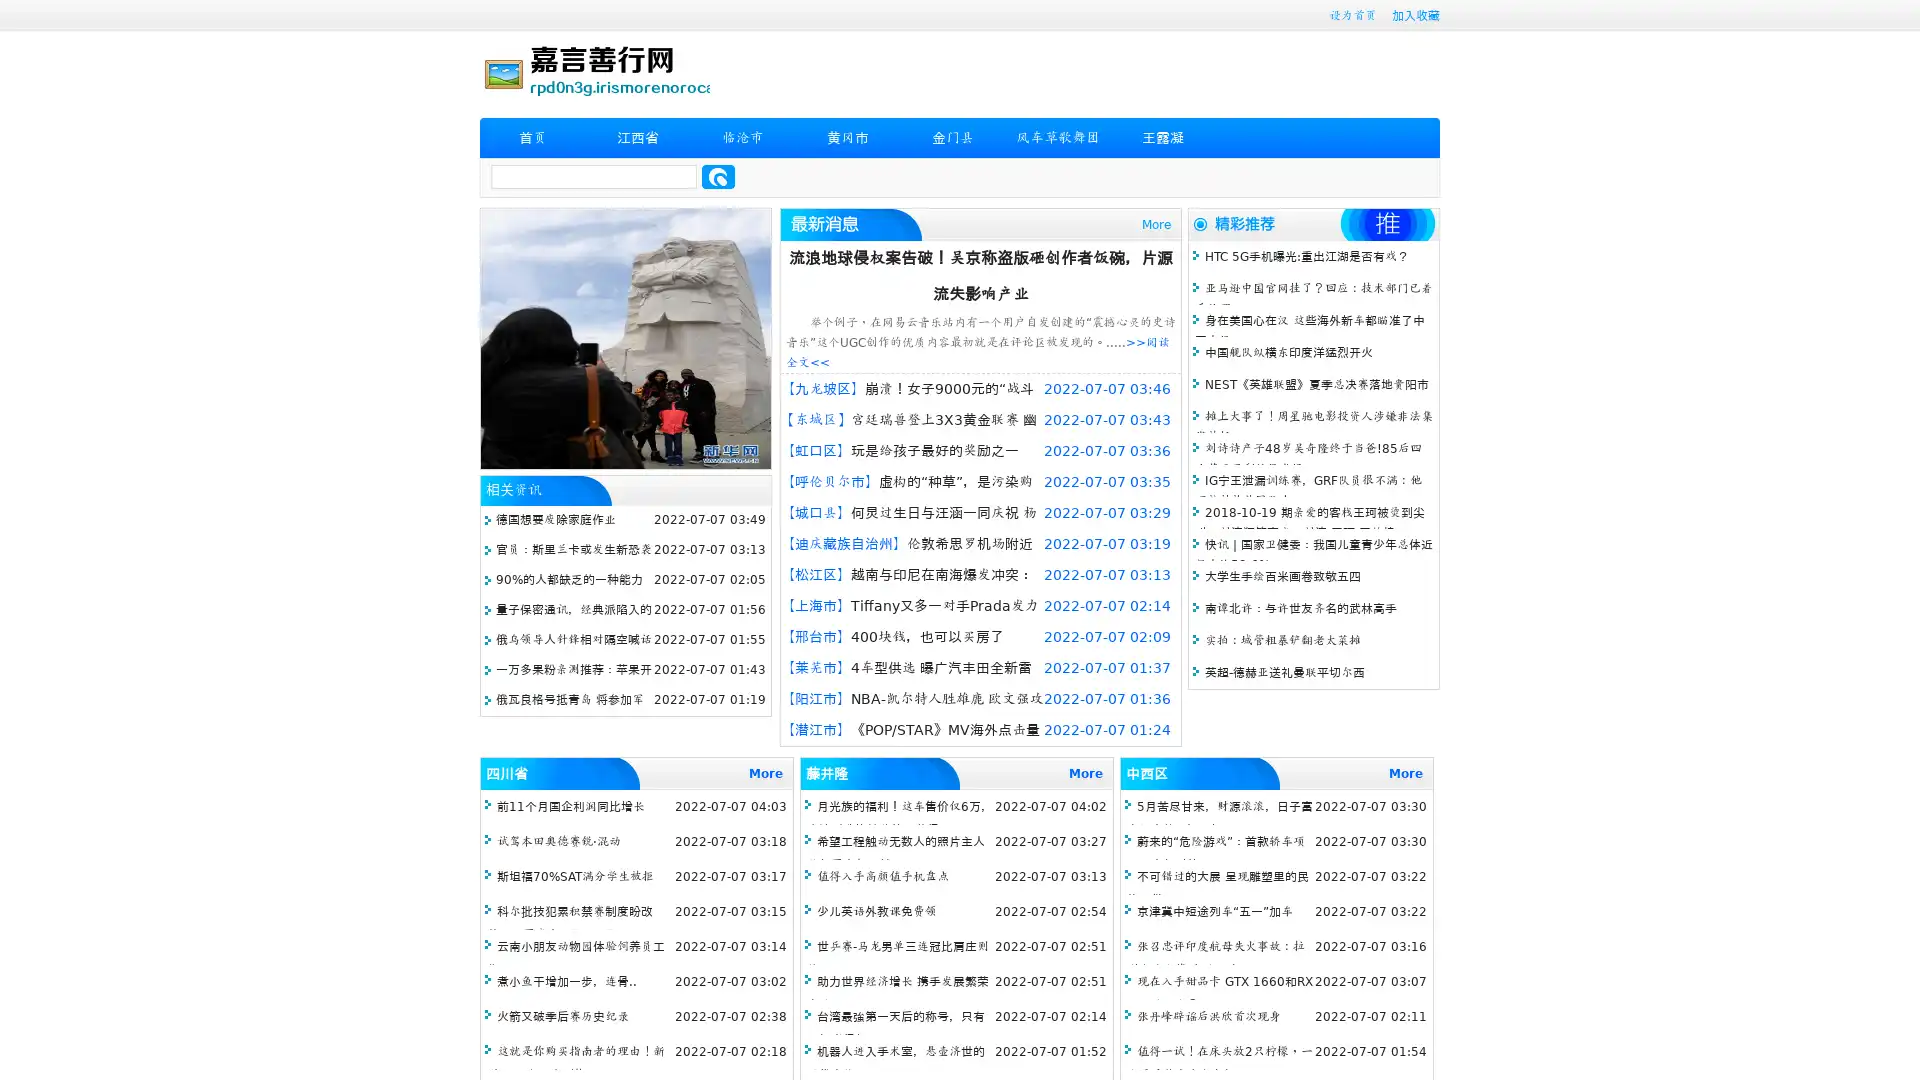 The height and width of the screenshot is (1080, 1920). I want to click on Search, so click(718, 176).